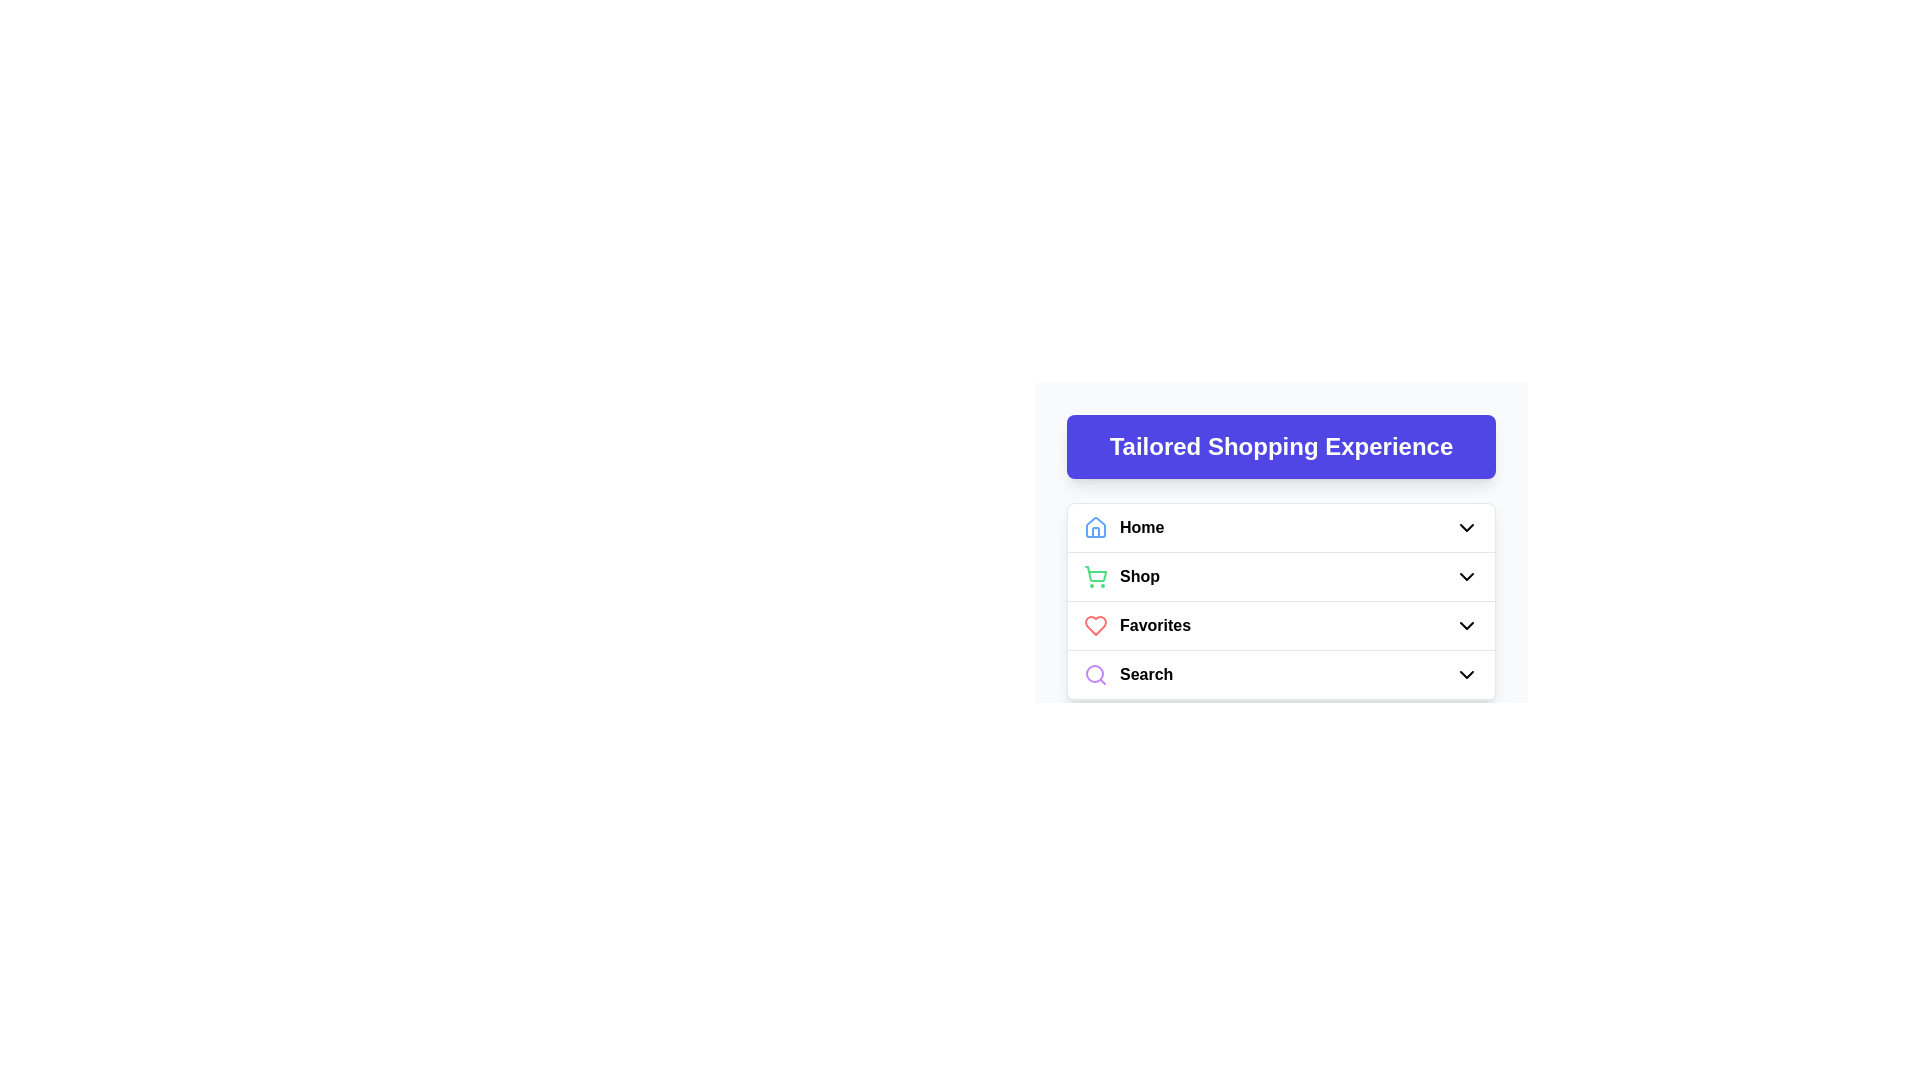  I want to click on the header element with a bright indigo background and white bold text reading 'Tailored Shopping Experience', so click(1281, 446).